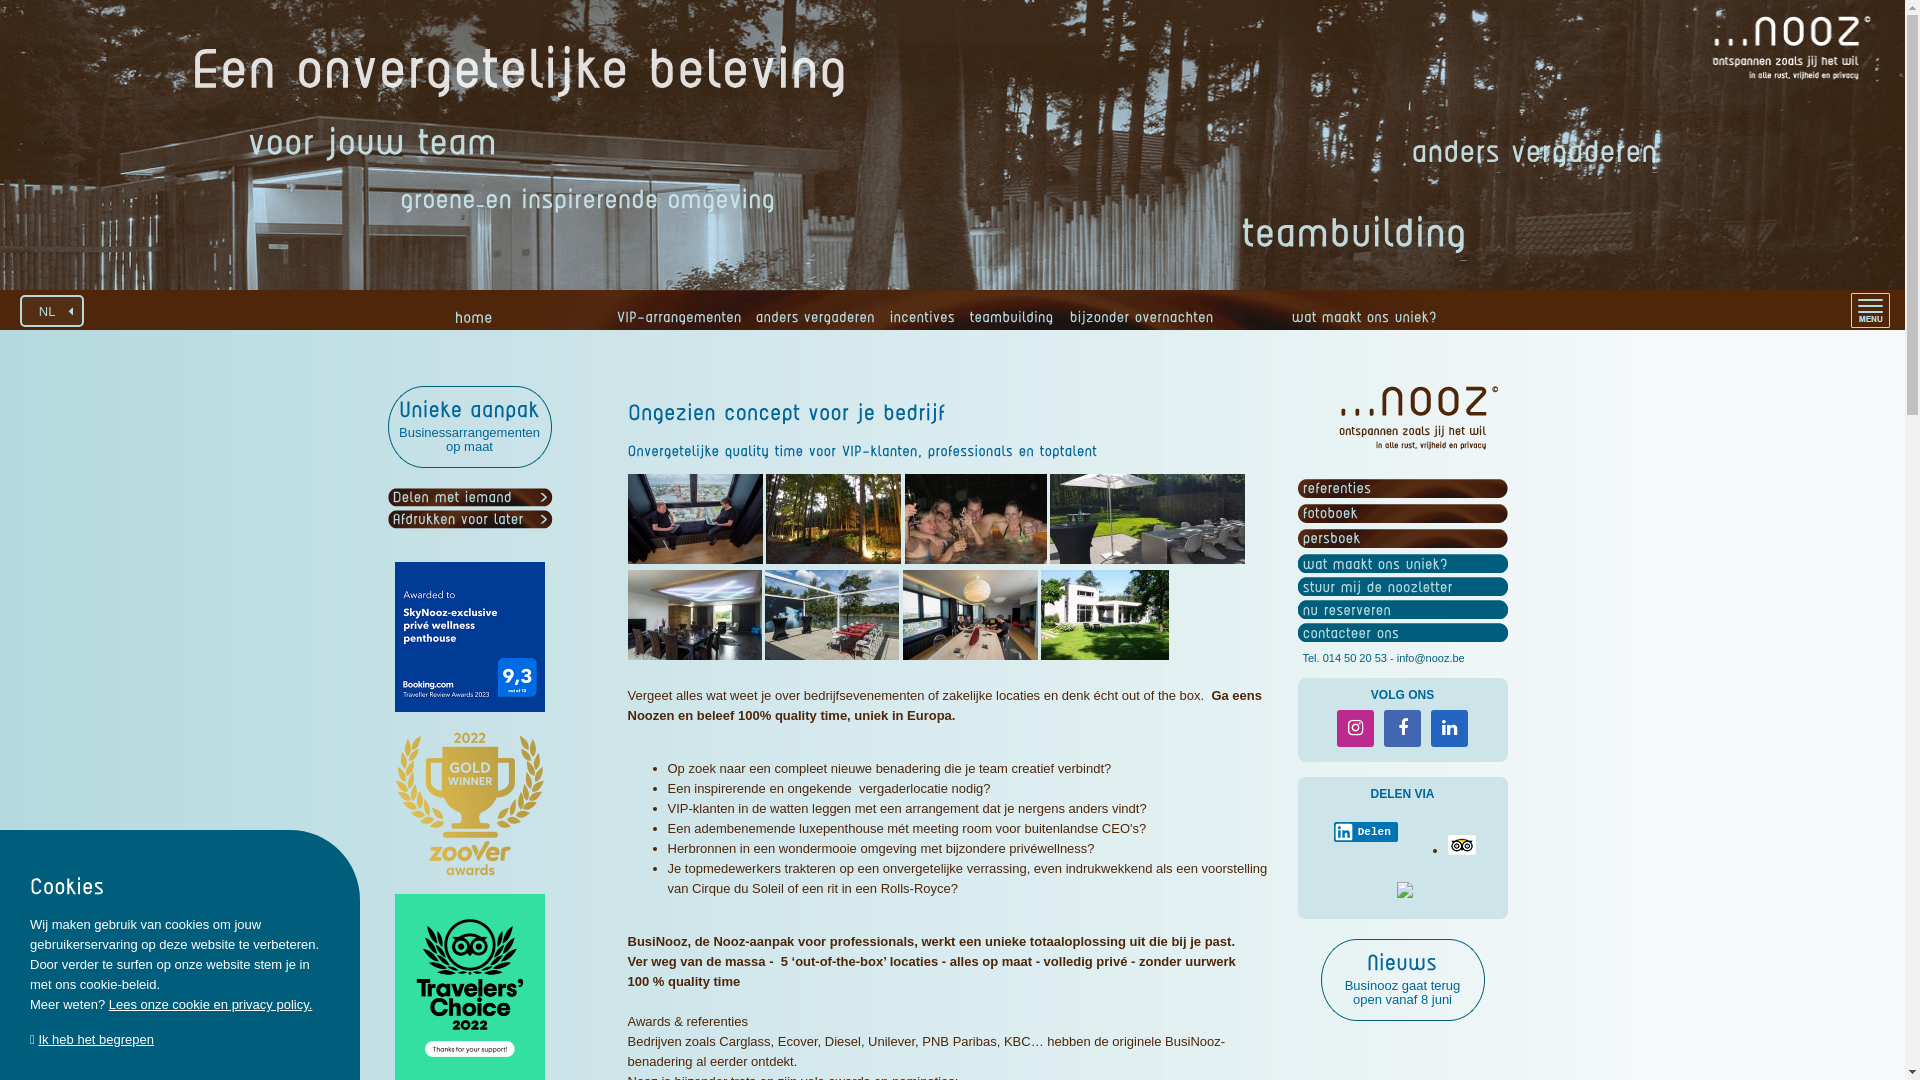 This screenshot has width=1920, height=1080. I want to click on 'incentives', so click(919, 322).